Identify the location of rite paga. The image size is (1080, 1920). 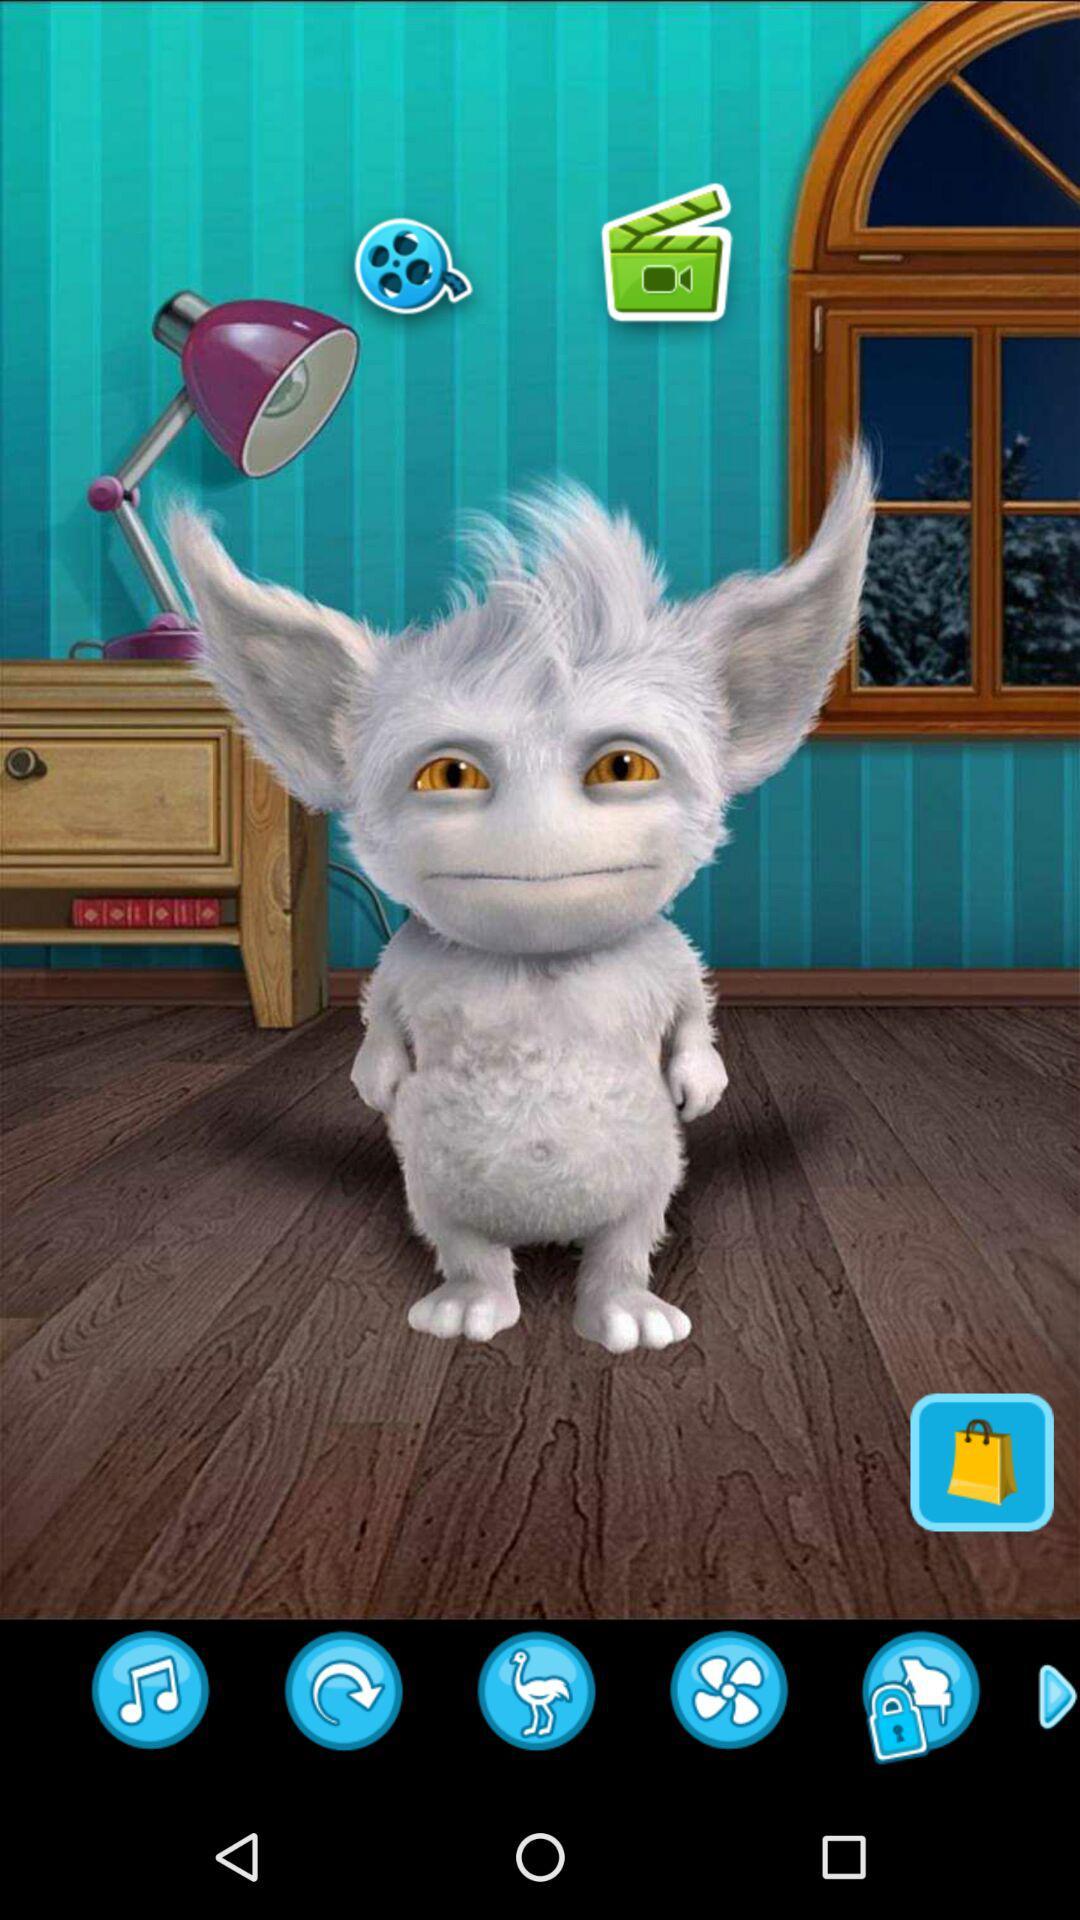
(730, 1696).